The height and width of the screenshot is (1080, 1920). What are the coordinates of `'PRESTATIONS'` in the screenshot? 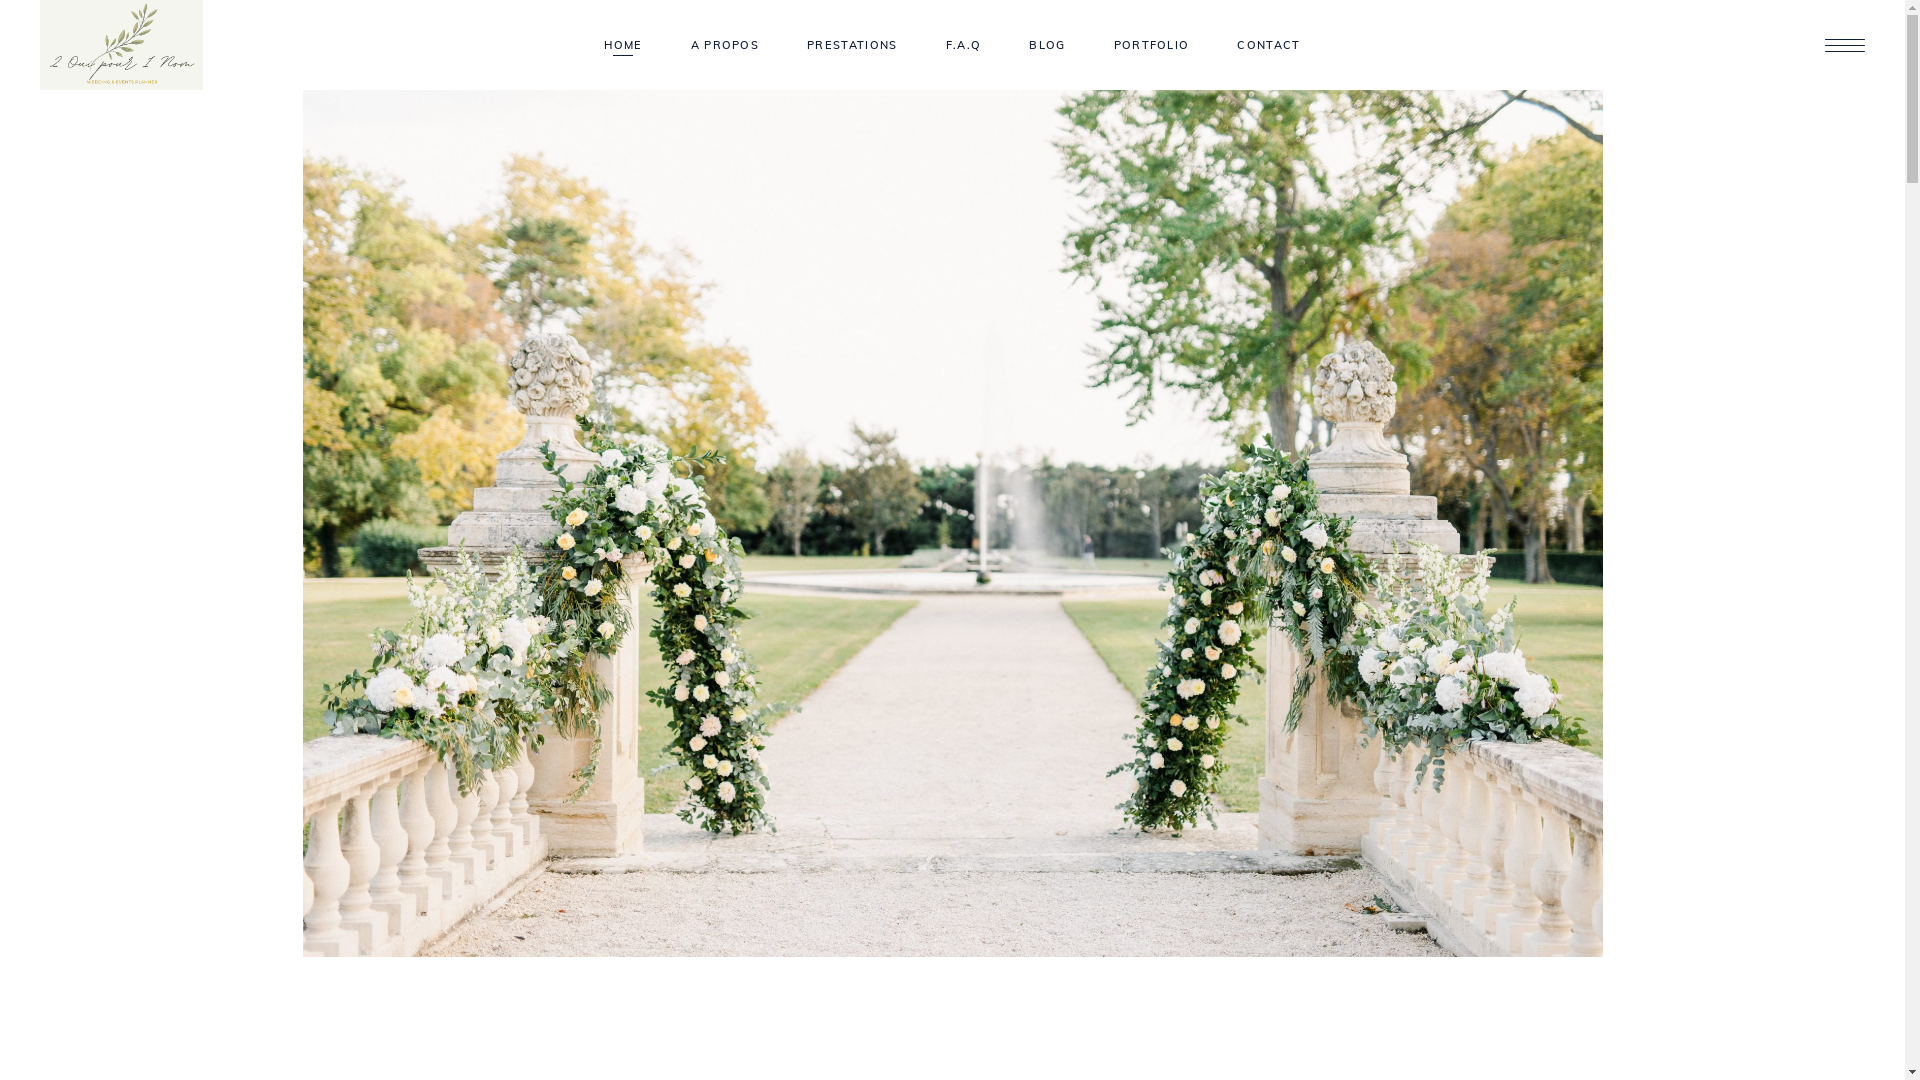 It's located at (852, 45).